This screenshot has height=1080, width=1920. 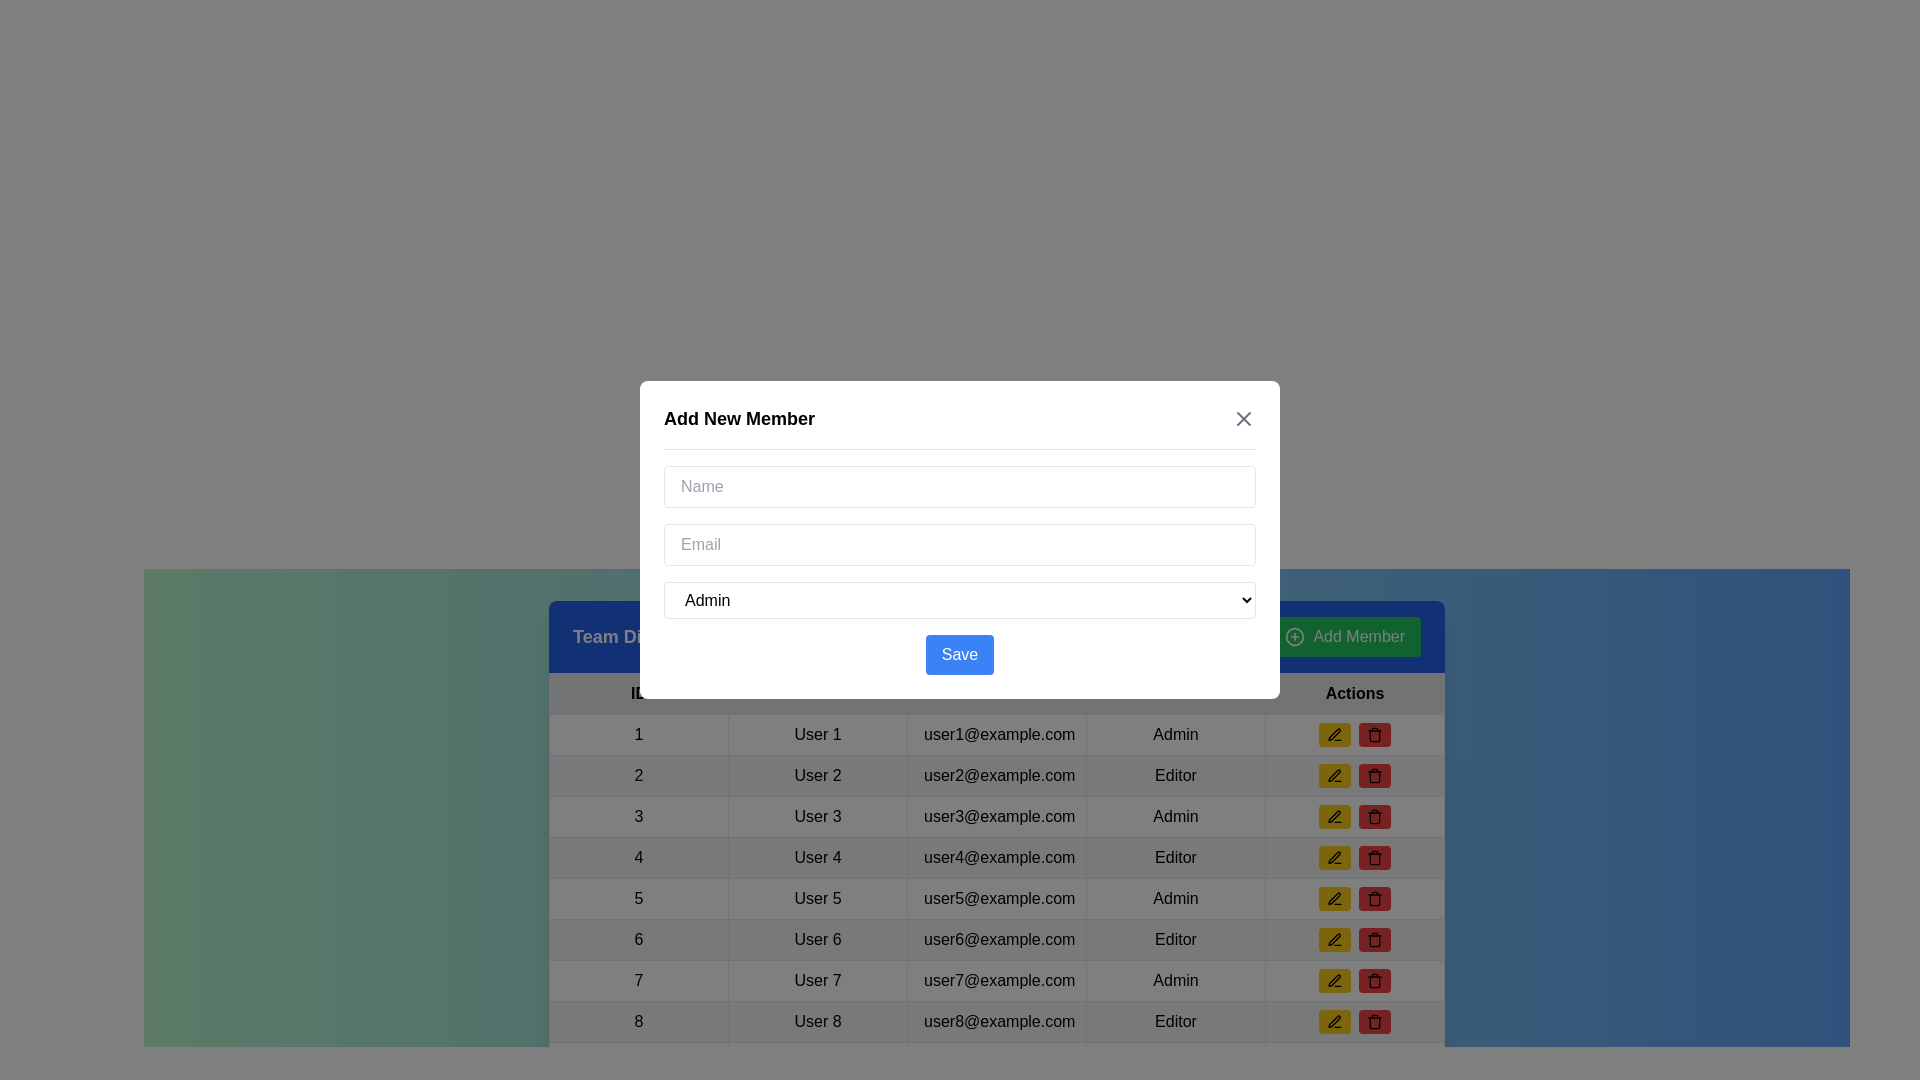 I want to click on the delete button located in the 'Actions' column of the table for 'User 6' (user6@example.com, Admin) to trigger hover effects, so click(x=1373, y=897).